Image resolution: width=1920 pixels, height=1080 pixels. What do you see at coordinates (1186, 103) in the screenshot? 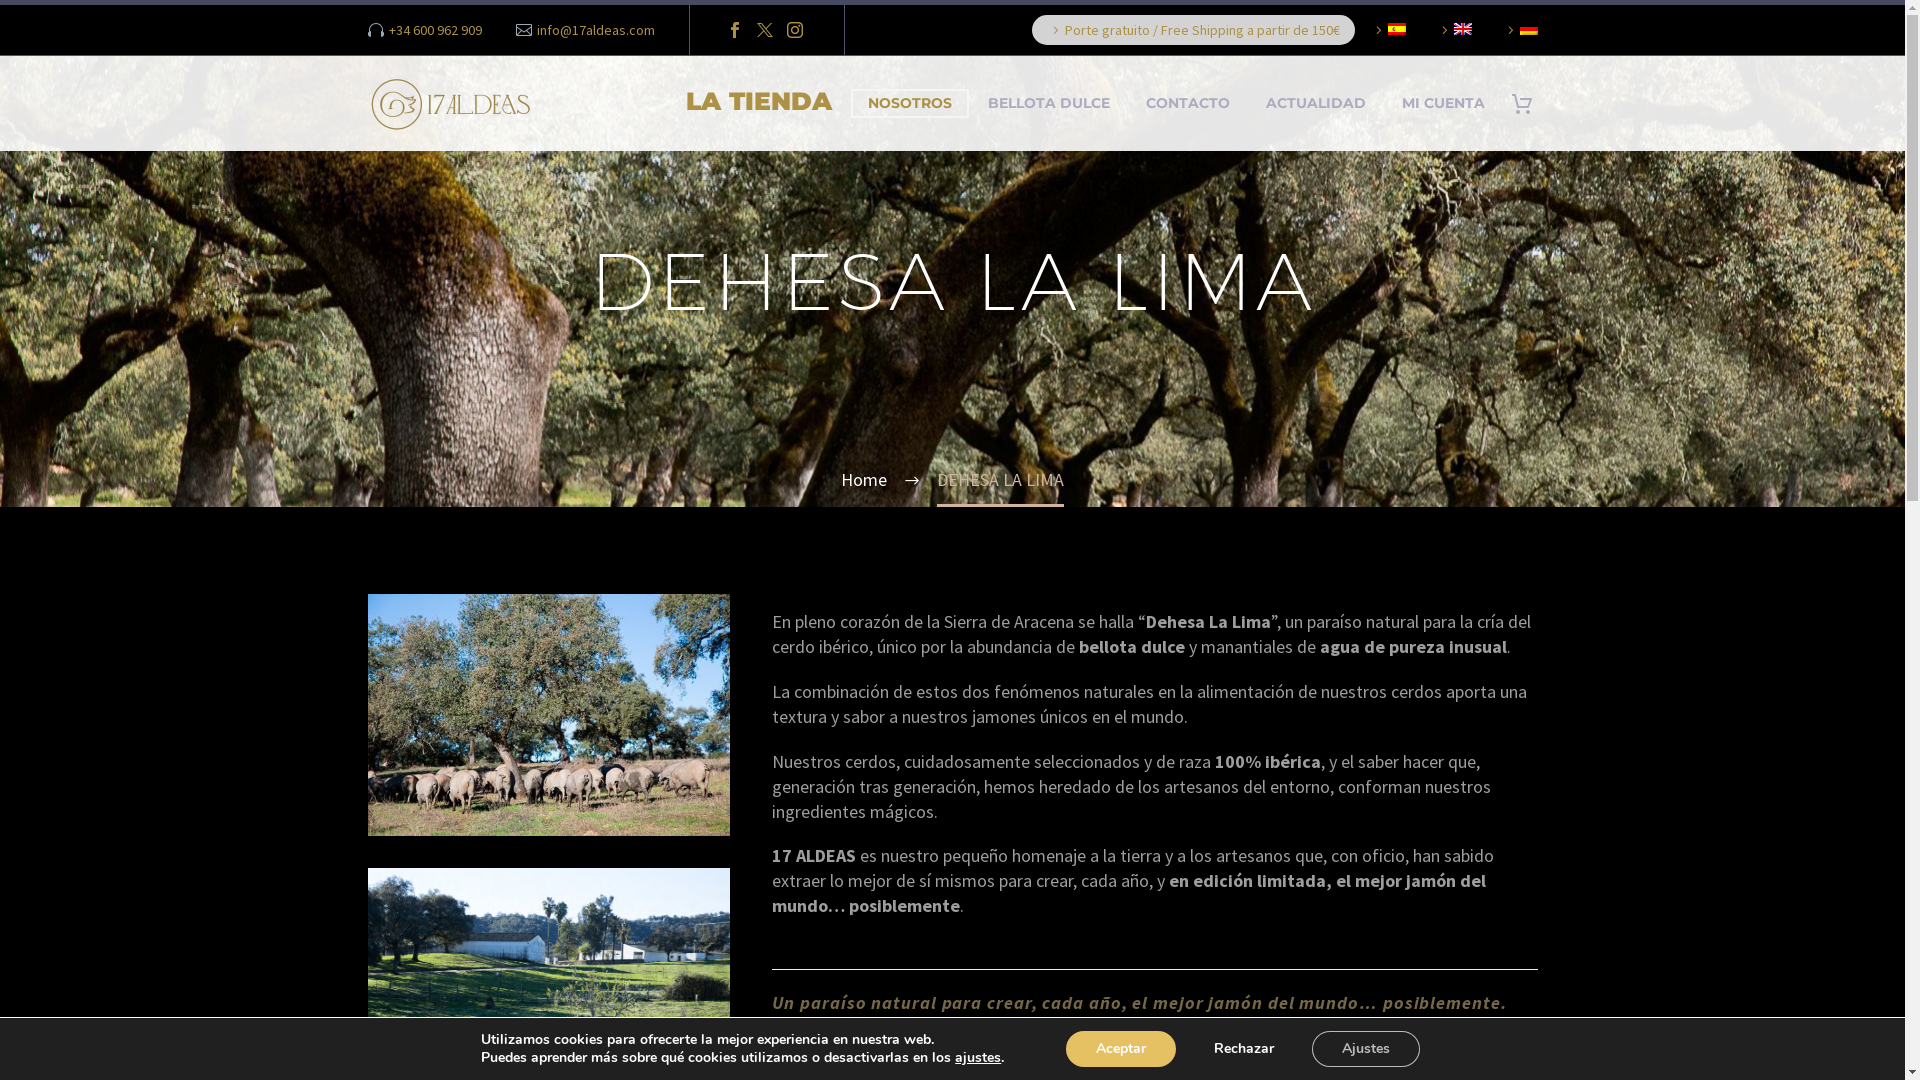
I see `'CONTACTO'` at bounding box center [1186, 103].